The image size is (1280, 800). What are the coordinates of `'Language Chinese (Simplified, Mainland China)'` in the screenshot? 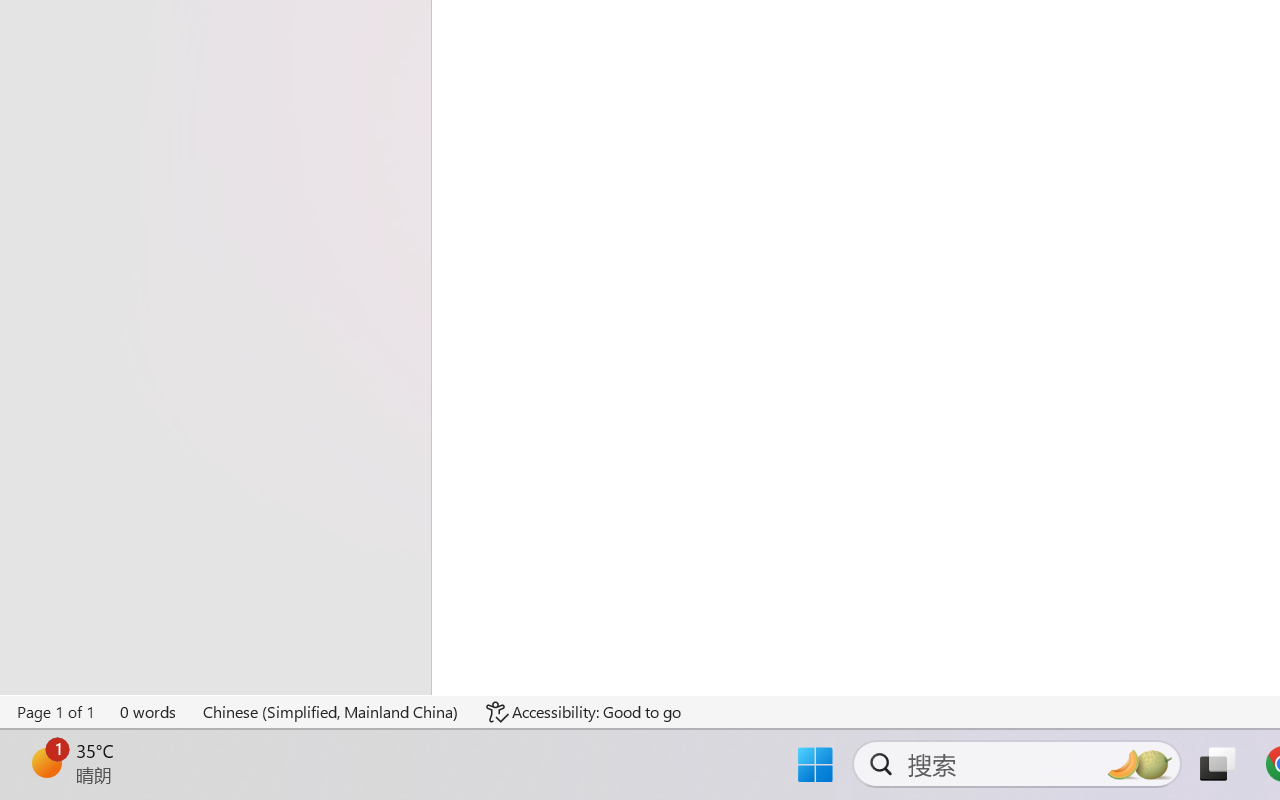 It's located at (331, 711).